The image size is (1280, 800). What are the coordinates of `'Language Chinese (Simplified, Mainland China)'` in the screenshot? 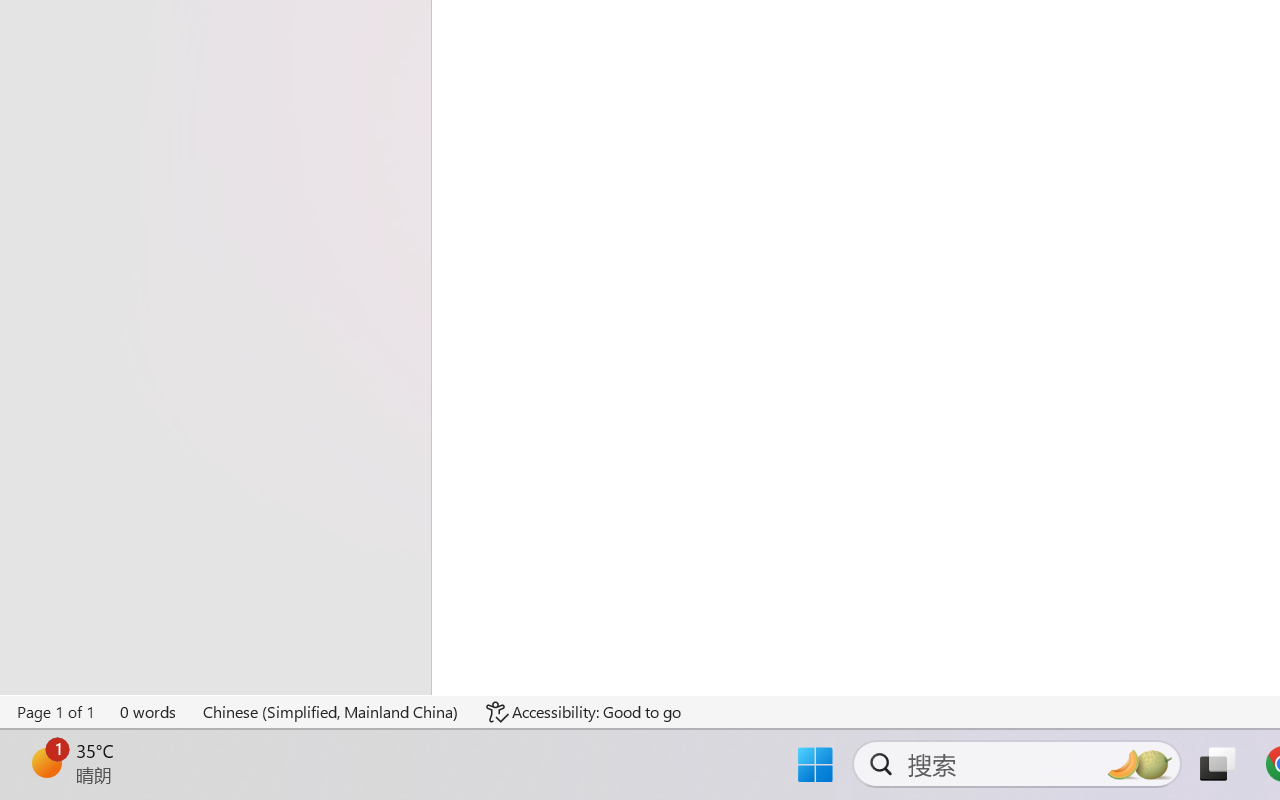 It's located at (331, 711).